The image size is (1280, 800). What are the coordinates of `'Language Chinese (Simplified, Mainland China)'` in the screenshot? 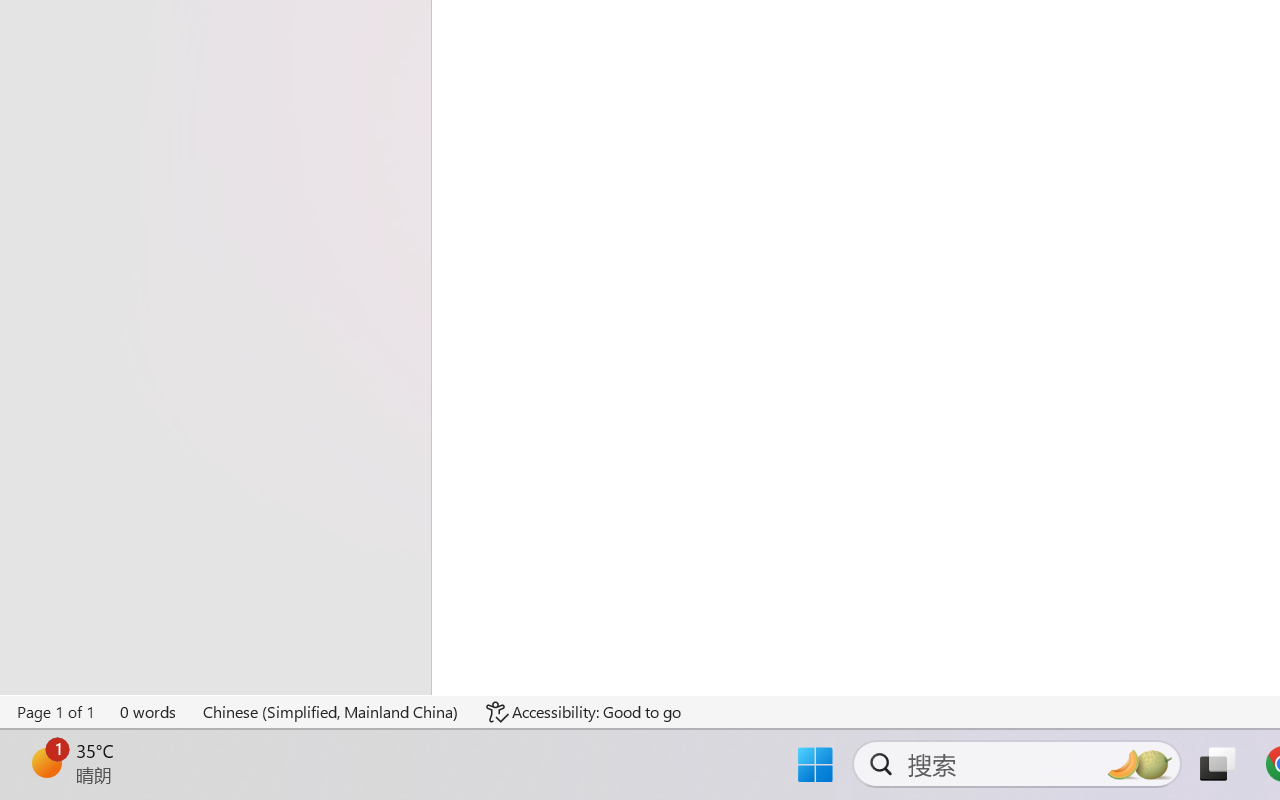 It's located at (331, 711).